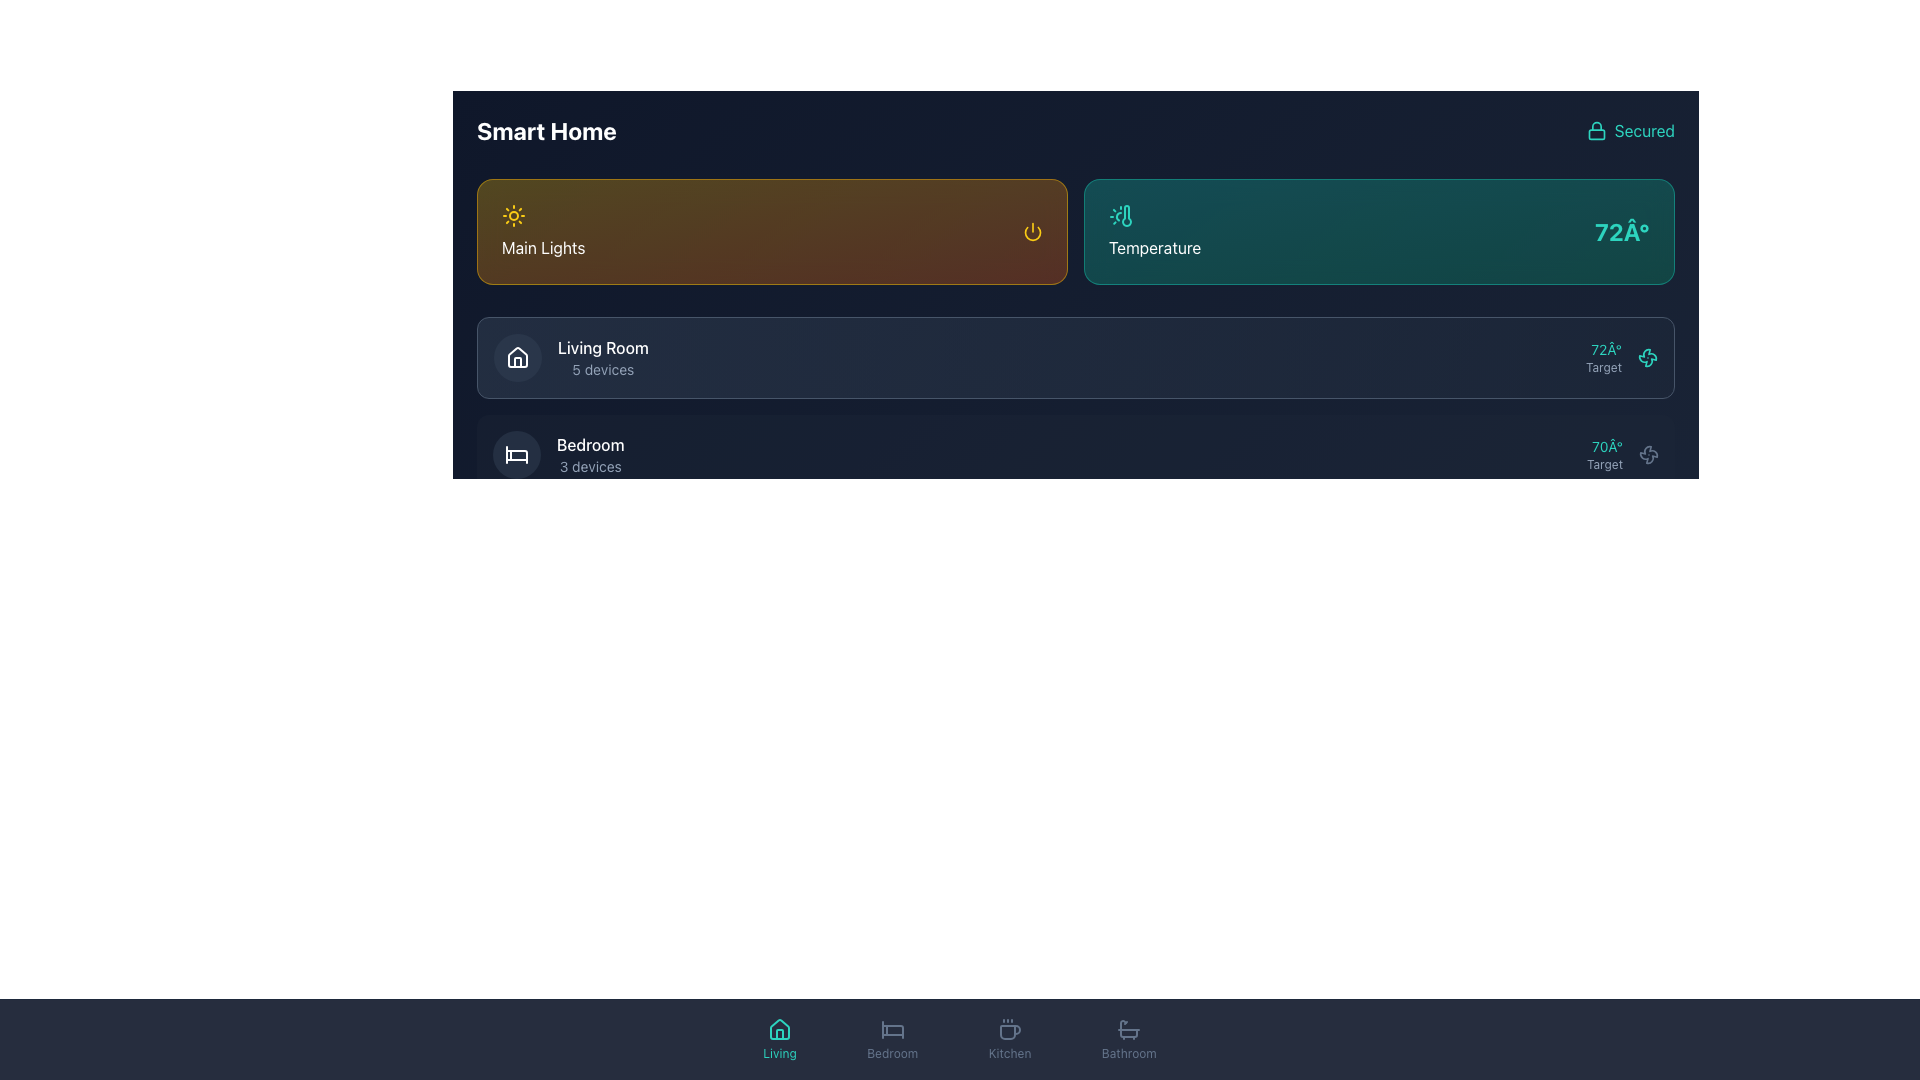  Describe the element at coordinates (1603, 357) in the screenshot. I see `the text display that shows '72°' in teal font, located in the top-right corner of the bottom panel` at that location.